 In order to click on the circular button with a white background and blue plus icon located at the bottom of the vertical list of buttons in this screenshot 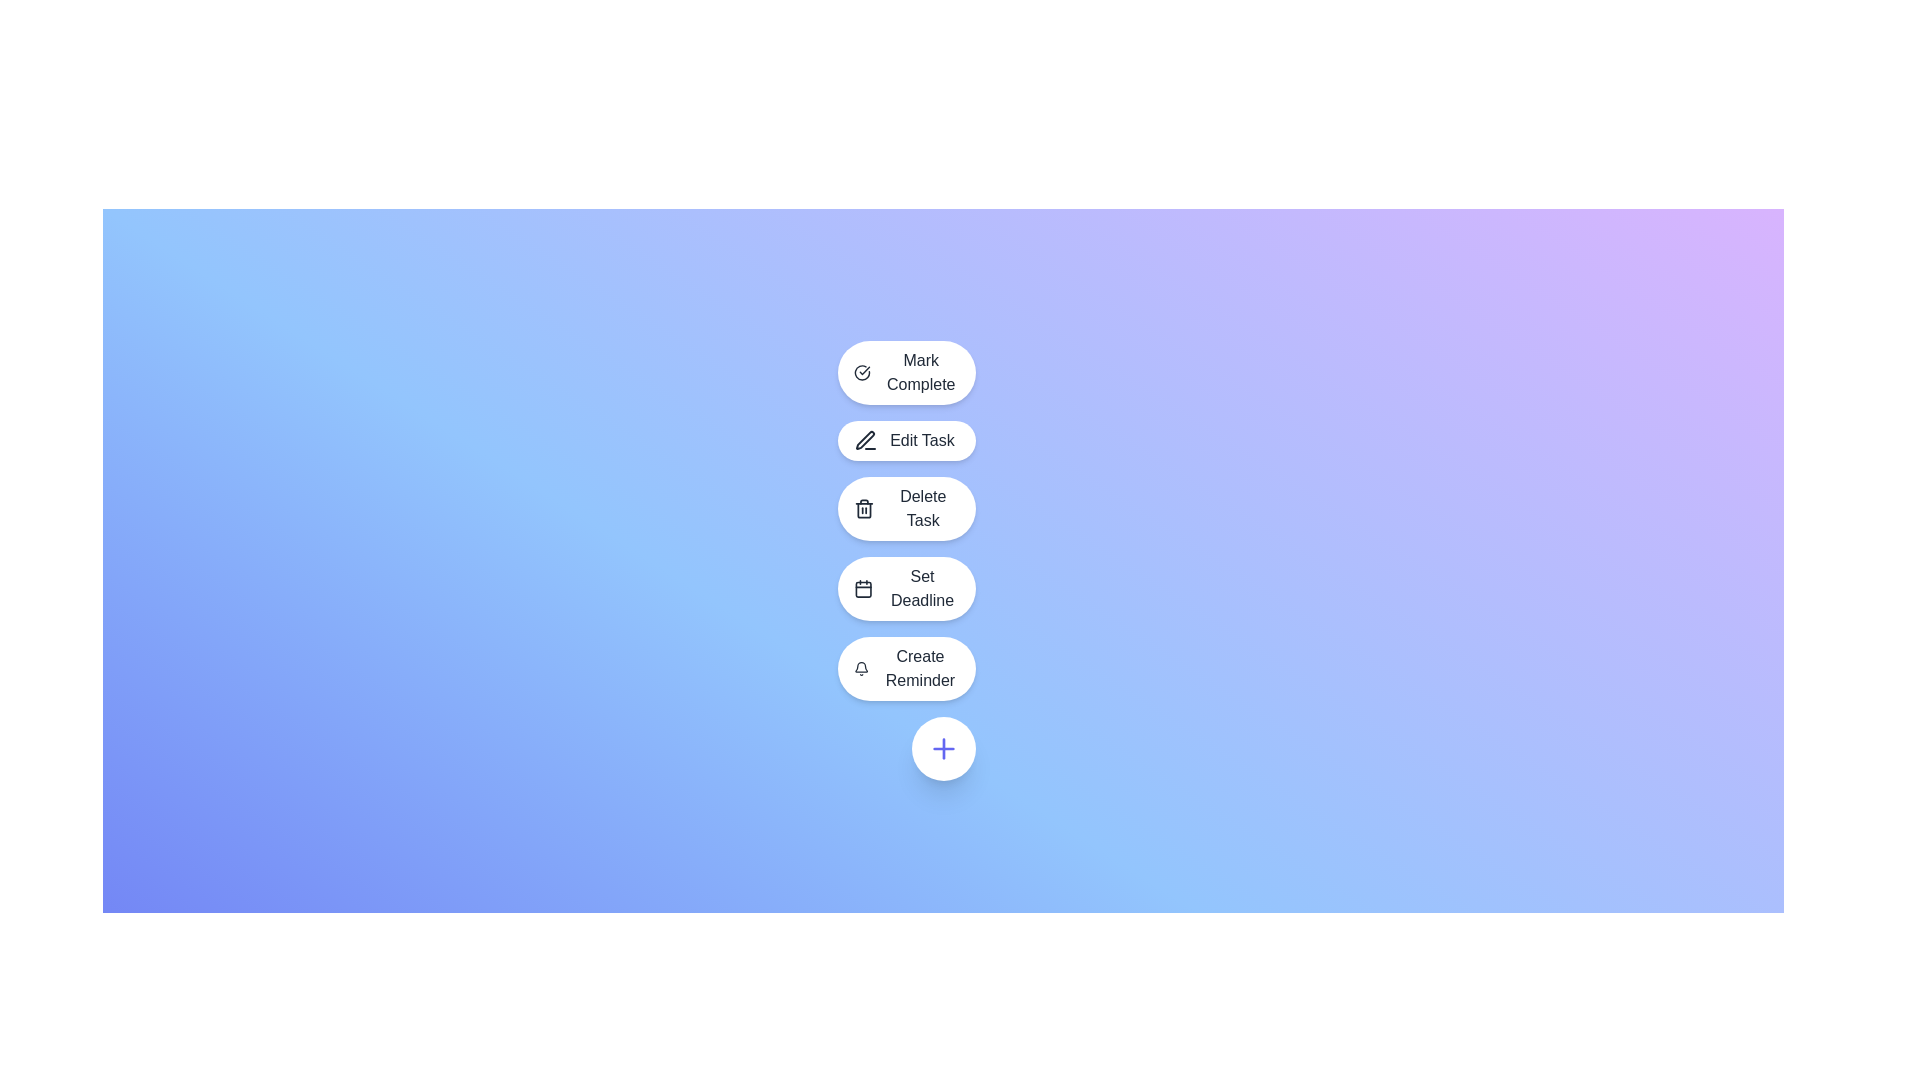, I will do `click(942, 748)`.